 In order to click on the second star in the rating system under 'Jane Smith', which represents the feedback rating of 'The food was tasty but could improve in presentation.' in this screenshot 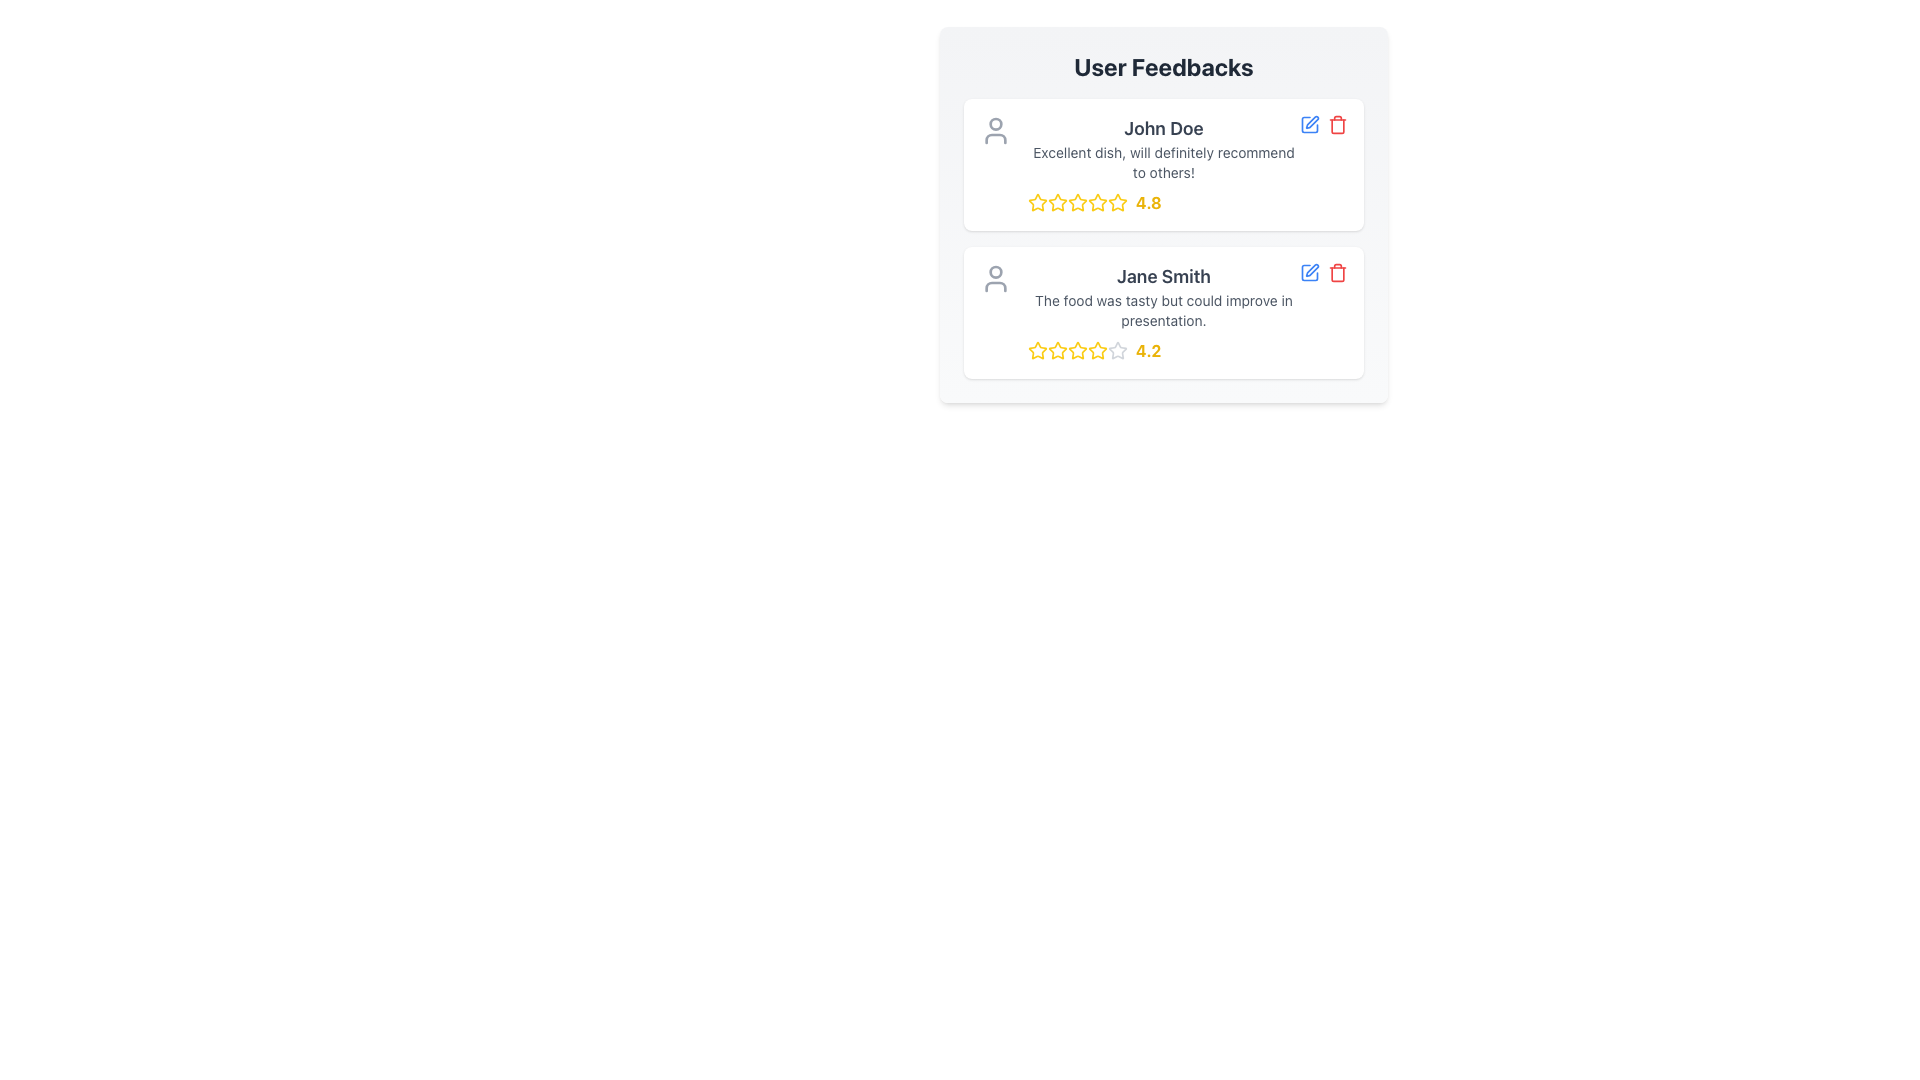, I will do `click(1077, 349)`.